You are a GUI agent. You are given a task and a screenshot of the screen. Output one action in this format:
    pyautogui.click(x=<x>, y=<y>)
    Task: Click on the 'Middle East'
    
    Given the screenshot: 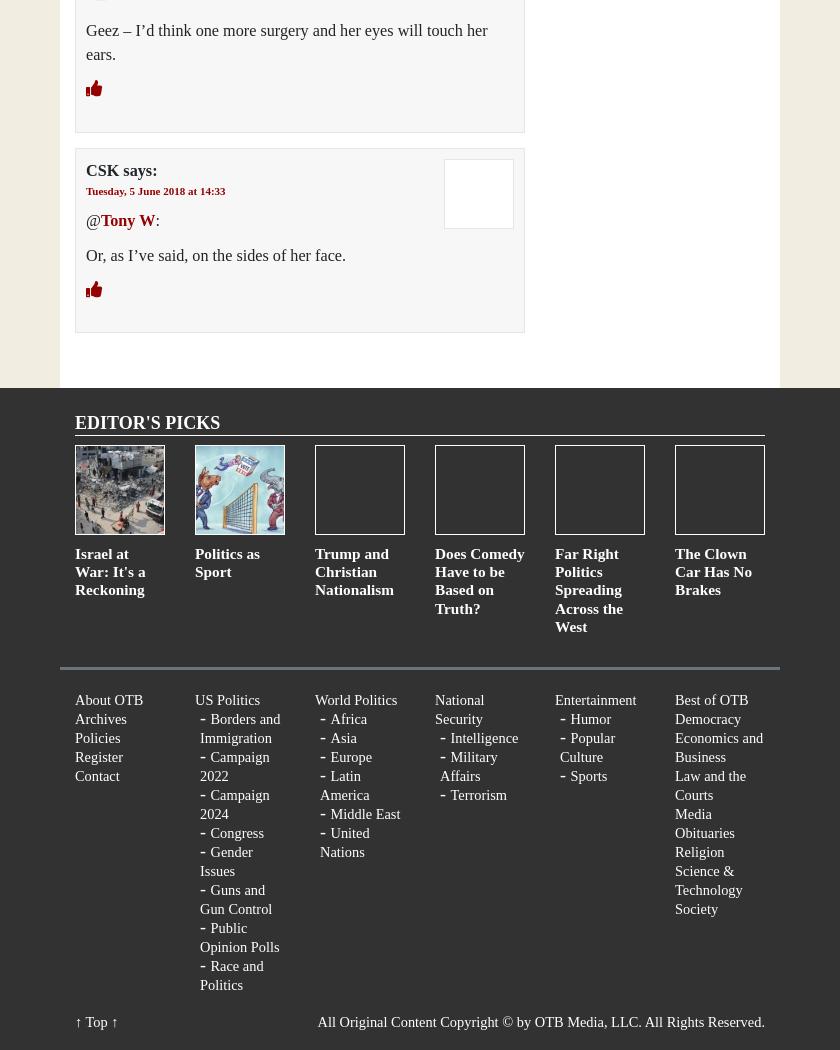 What is the action you would take?
    pyautogui.click(x=330, y=812)
    